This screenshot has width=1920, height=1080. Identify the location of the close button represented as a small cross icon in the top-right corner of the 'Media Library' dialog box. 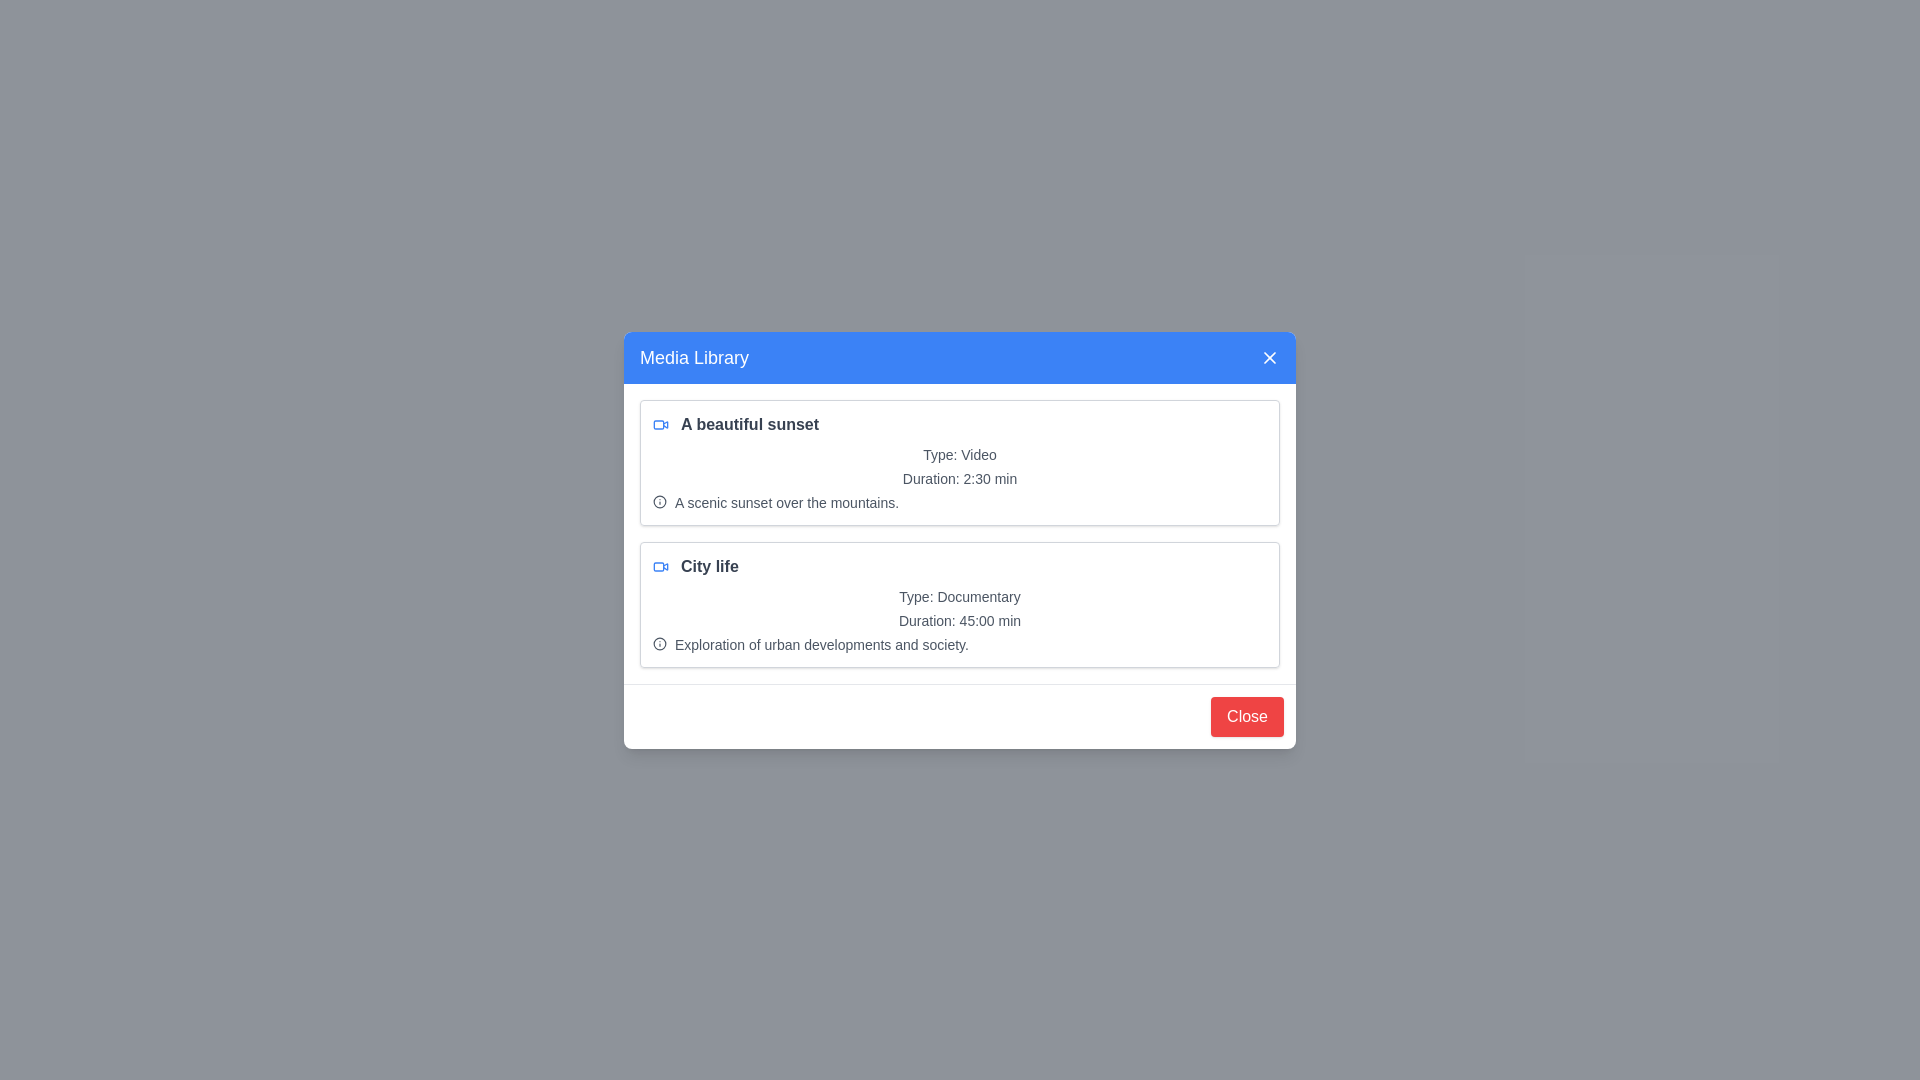
(1269, 356).